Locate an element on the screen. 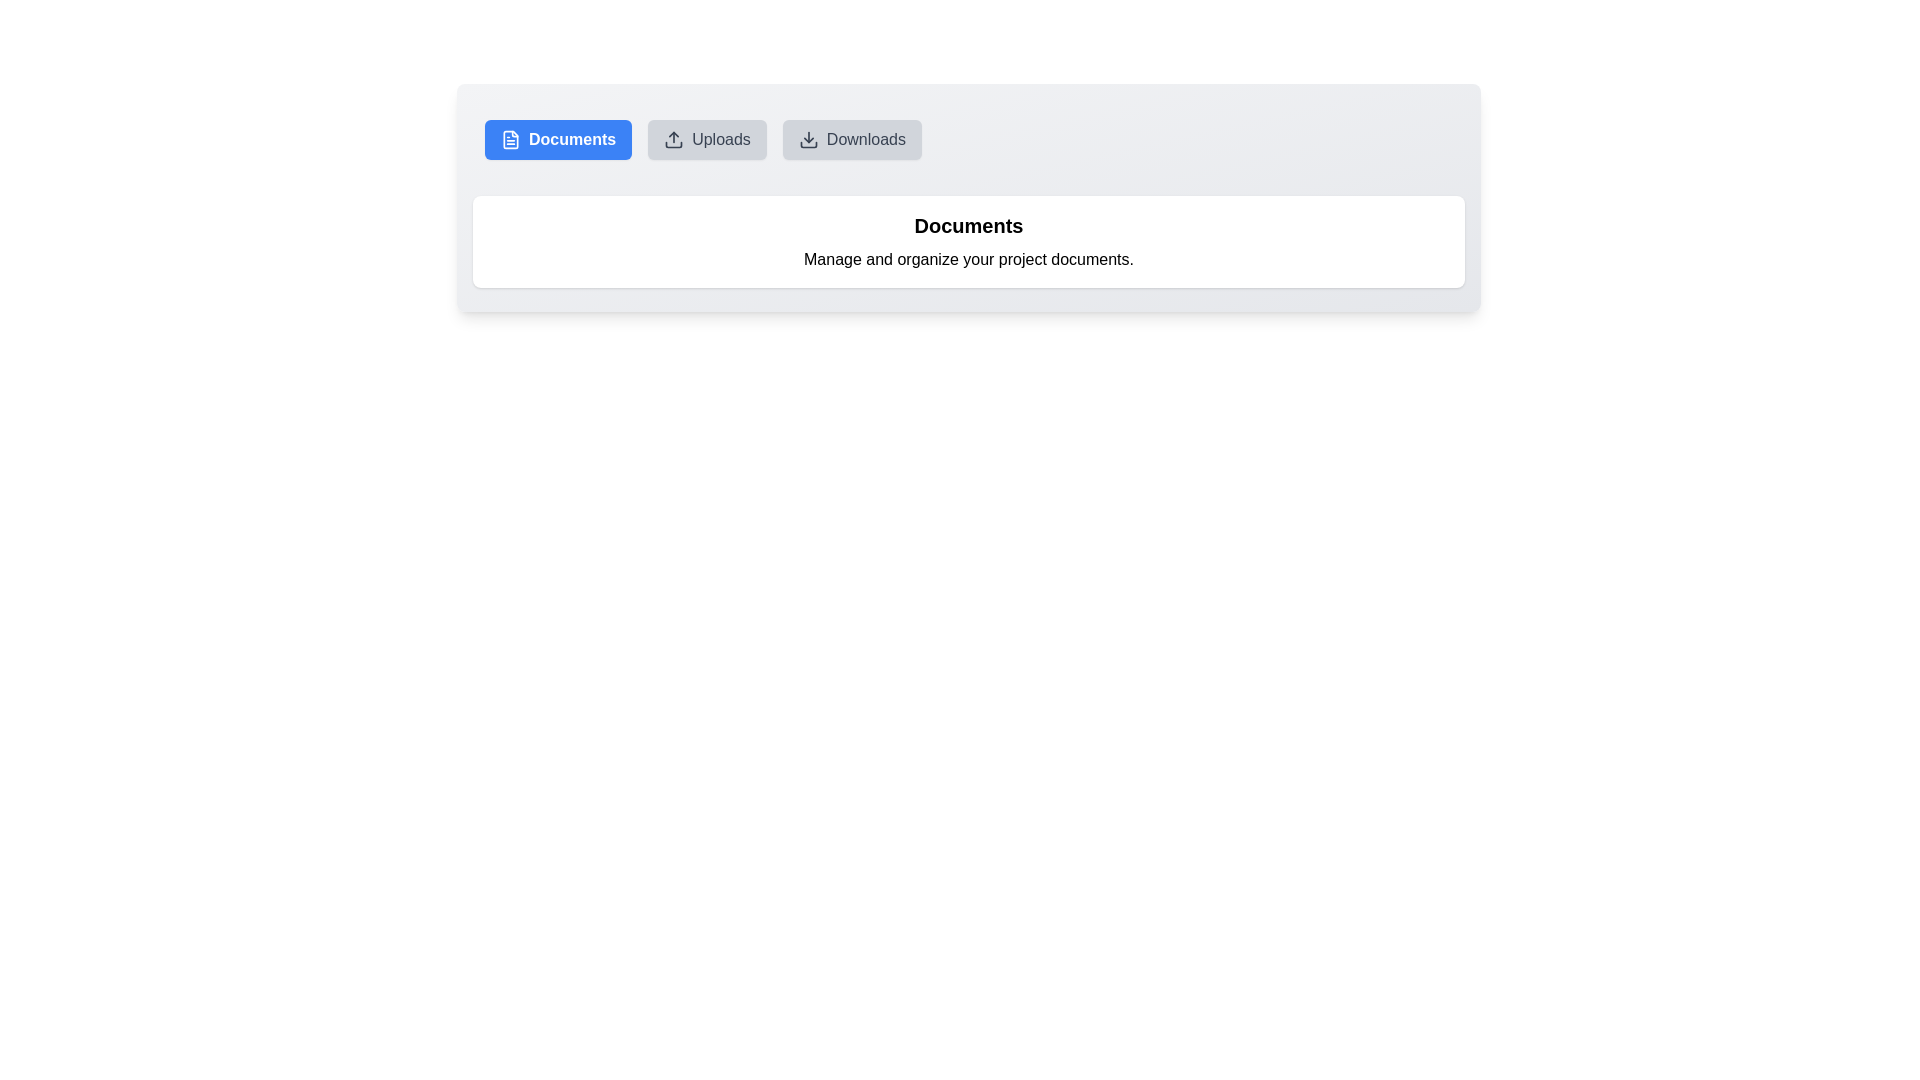 This screenshot has width=1920, height=1080. the description text to select it is located at coordinates (969, 258).